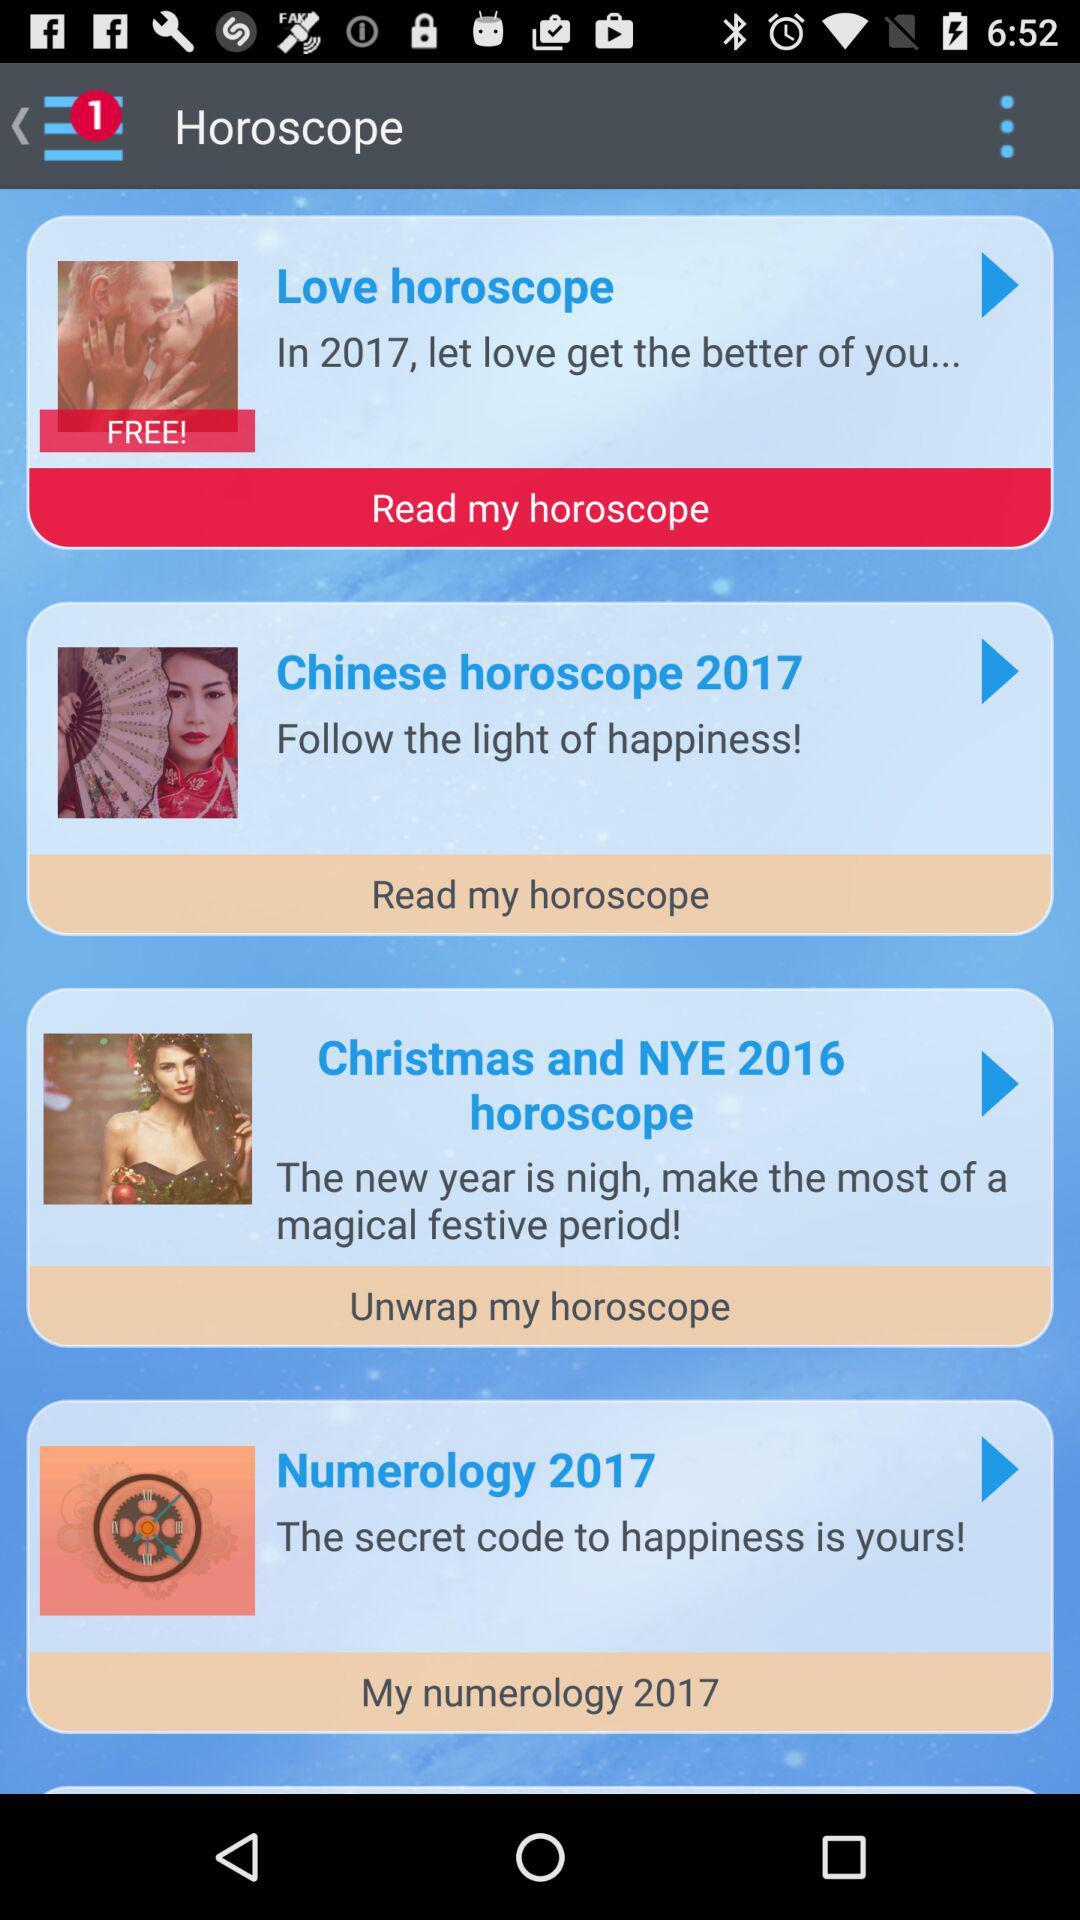  What do you see at coordinates (654, 1199) in the screenshot?
I see `the new year item` at bounding box center [654, 1199].